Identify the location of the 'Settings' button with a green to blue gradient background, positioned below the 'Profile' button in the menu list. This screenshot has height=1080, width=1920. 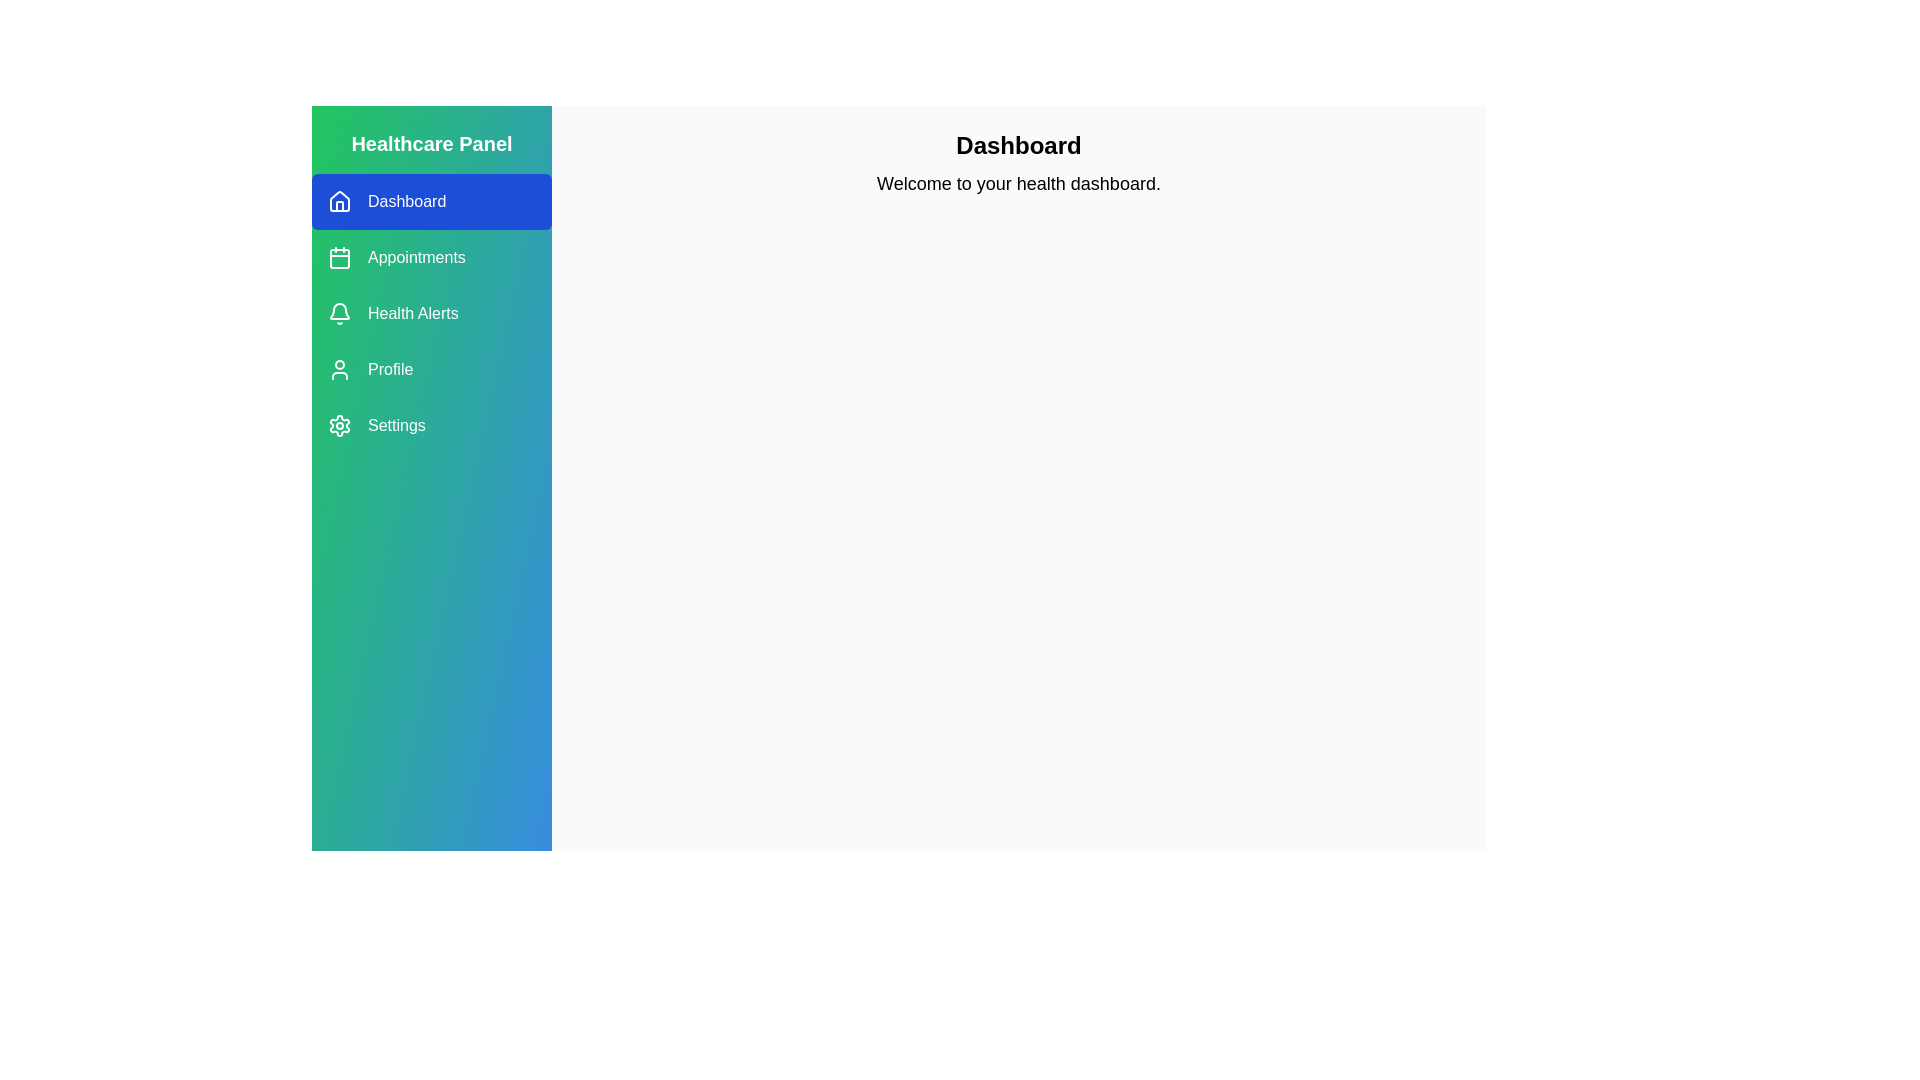
(431, 424).